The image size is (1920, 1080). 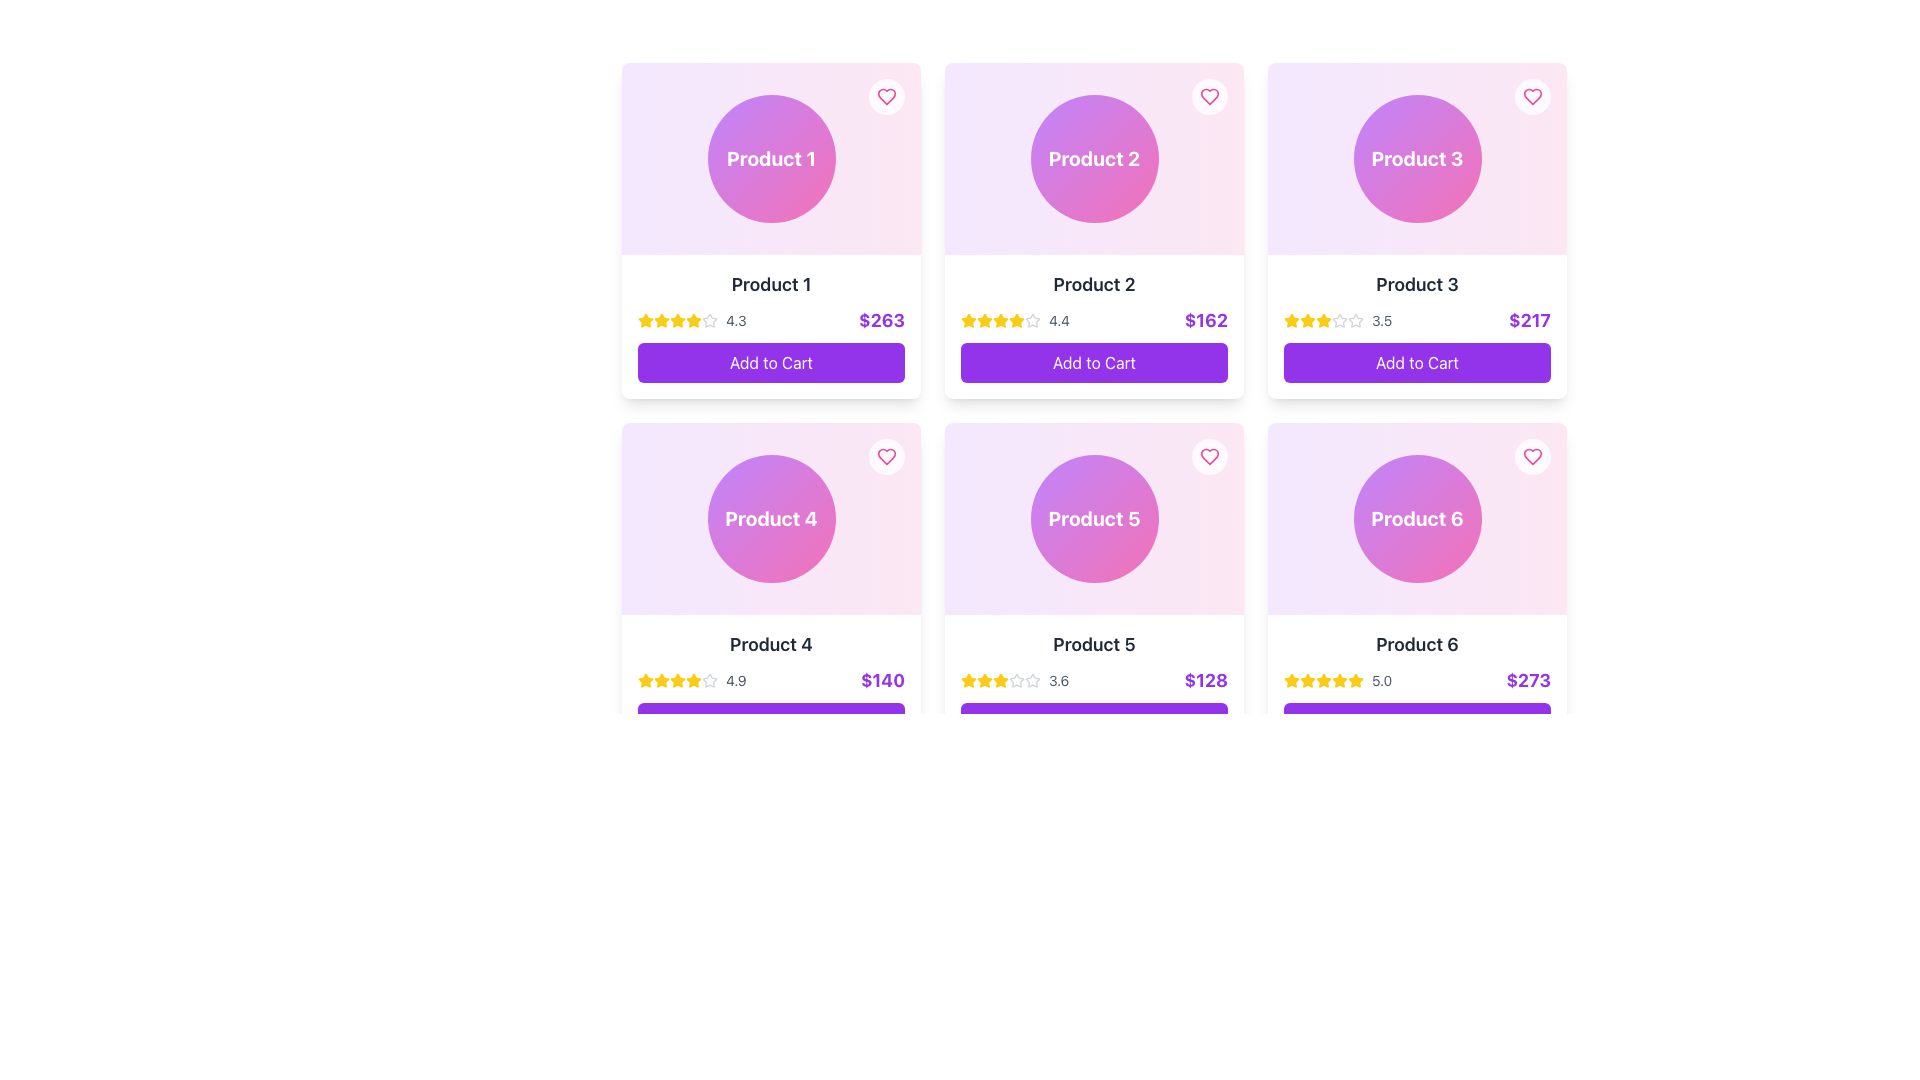 I want to click on the Star glyph located in the second column of the first row, below the title 'Product 2' and above the numerical rating value of '4.4', so click(x=969, y=319).